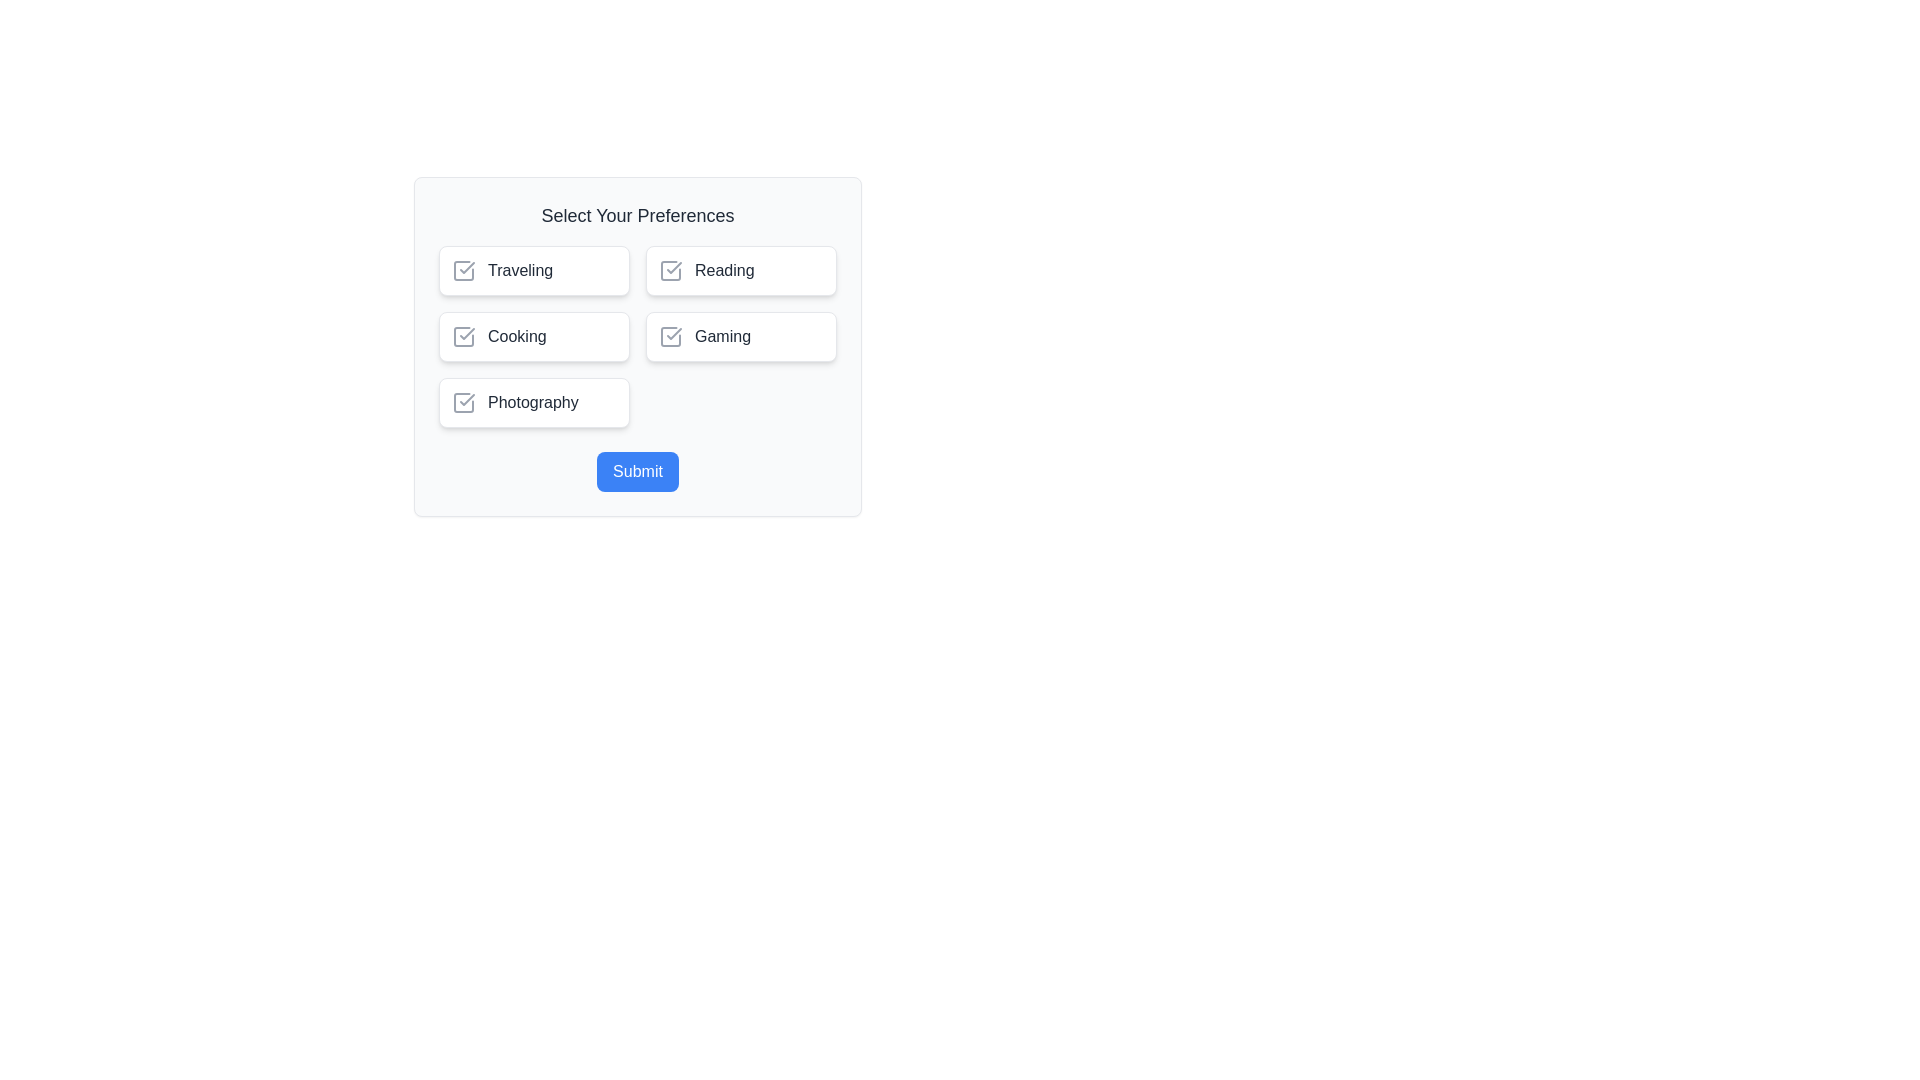  Describe the element at coordinates (740, 335) in the screenshot. I see `the checkbox-based selection button located in the second row, second column of the grid layout to navigate` at that location.